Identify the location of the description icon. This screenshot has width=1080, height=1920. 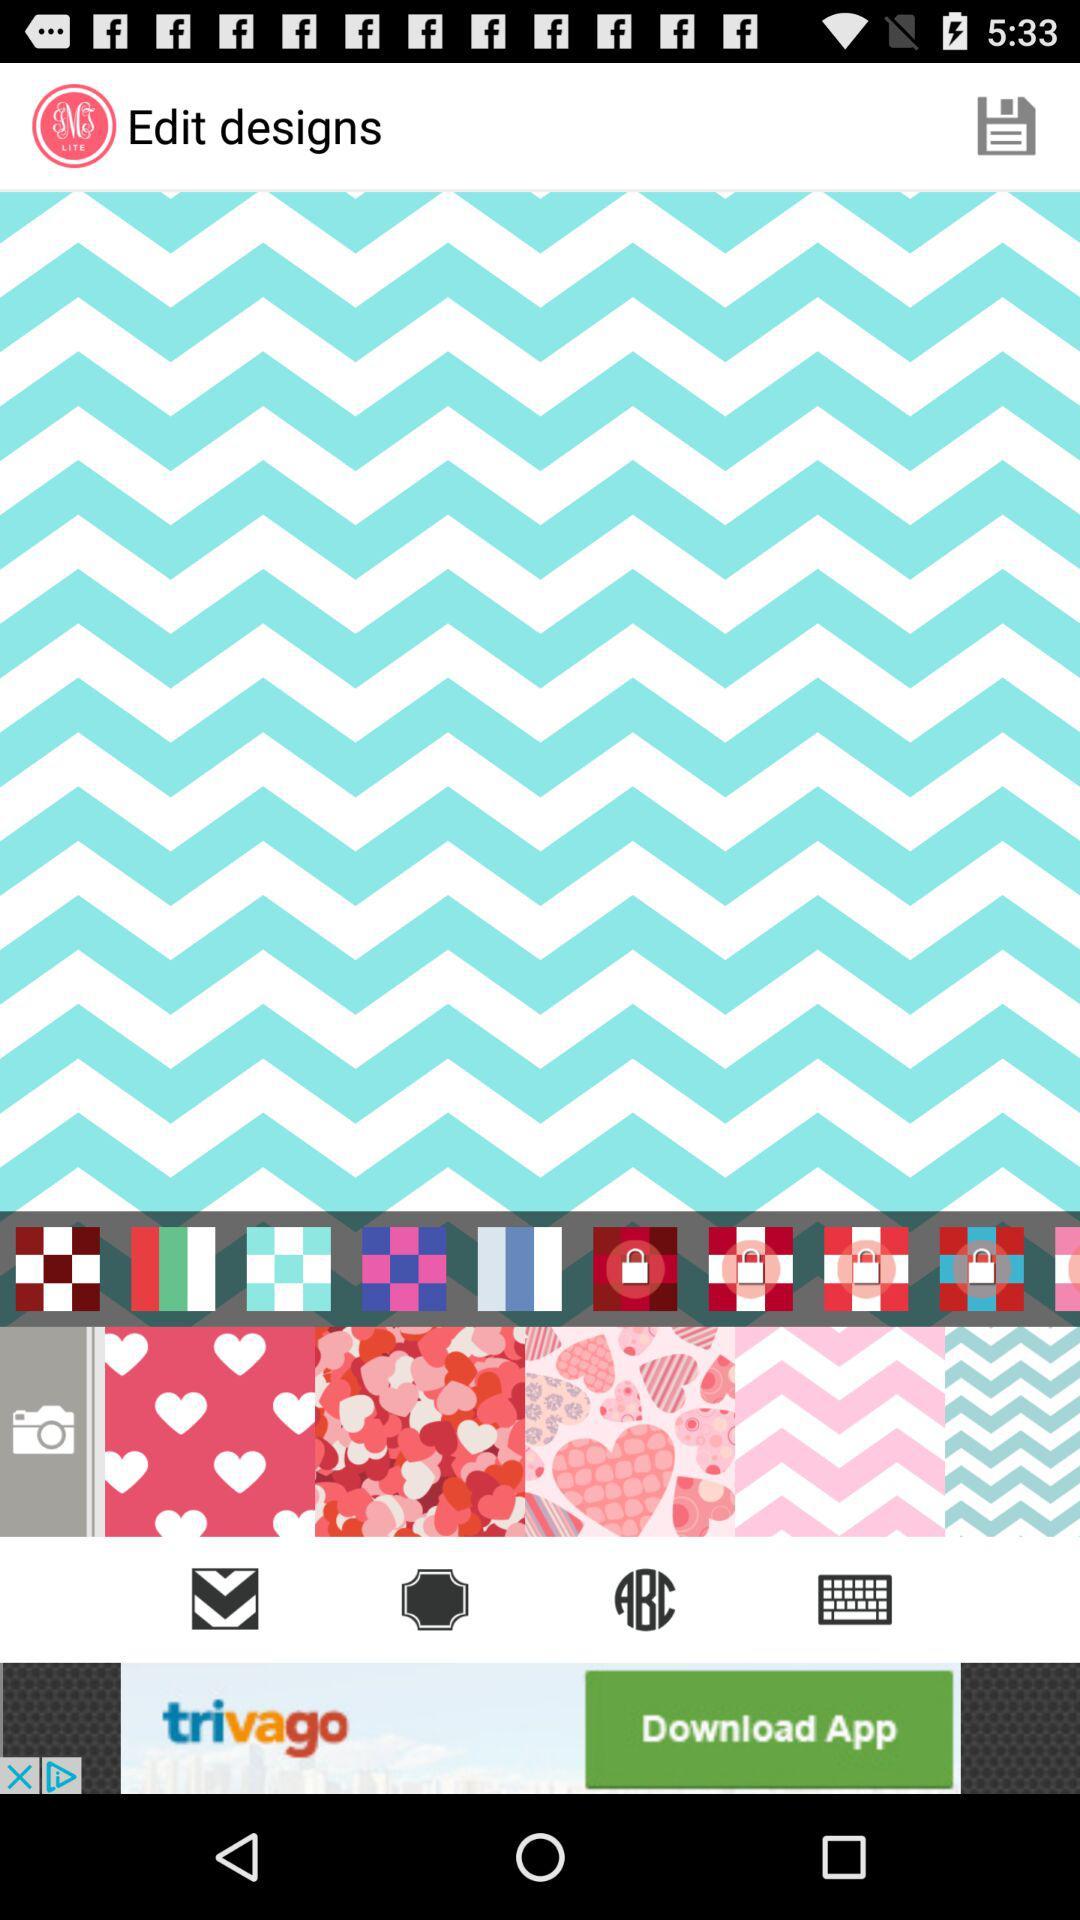
(855, 1598).